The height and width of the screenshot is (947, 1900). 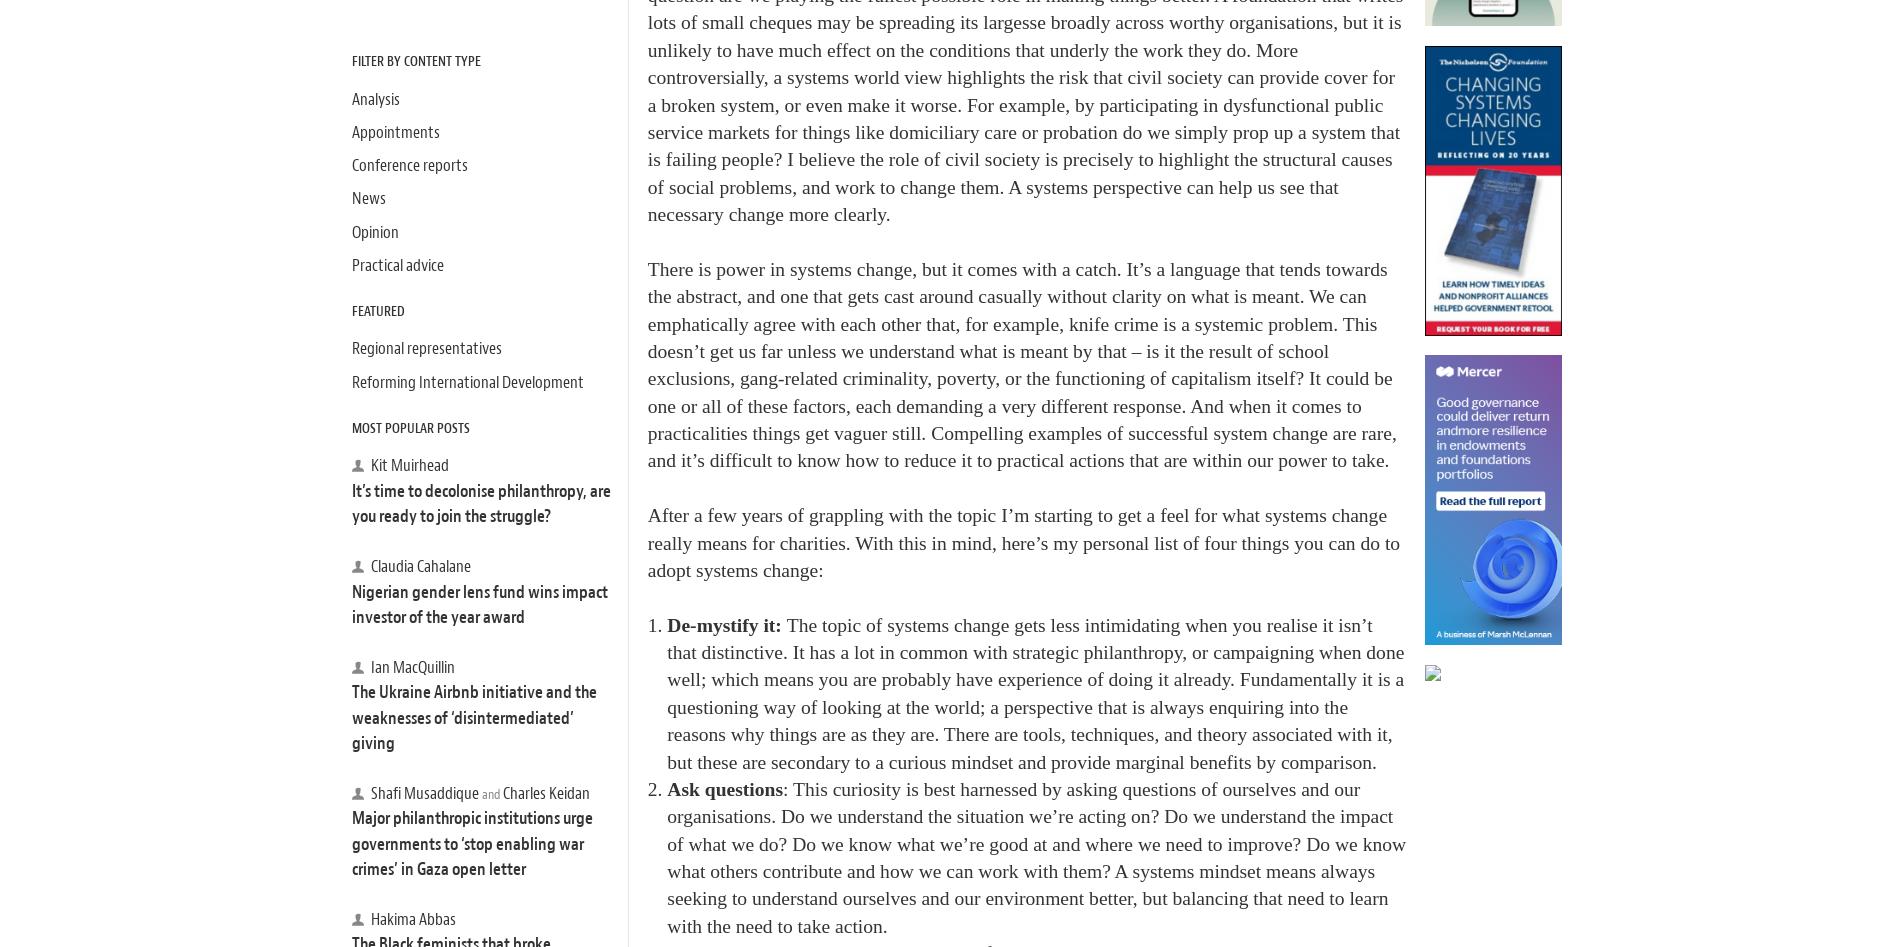 I want to click on 'The topic of systems change gets less intimidating when you realise it isn’t that distinctive. It has a lot in common with strategic philanthropy, or campaigning when done well; which means you are probably have experience of doing it already. Fundamentally it is a questioning way of looking at the world; a perspective that is always enquiring into the reasons why things are as they are. There are tools, techniques, and theory associated with it, but these are secondary to a curious mindset and provide marginal benefits by comparison.', so click(x=1035, y=692).